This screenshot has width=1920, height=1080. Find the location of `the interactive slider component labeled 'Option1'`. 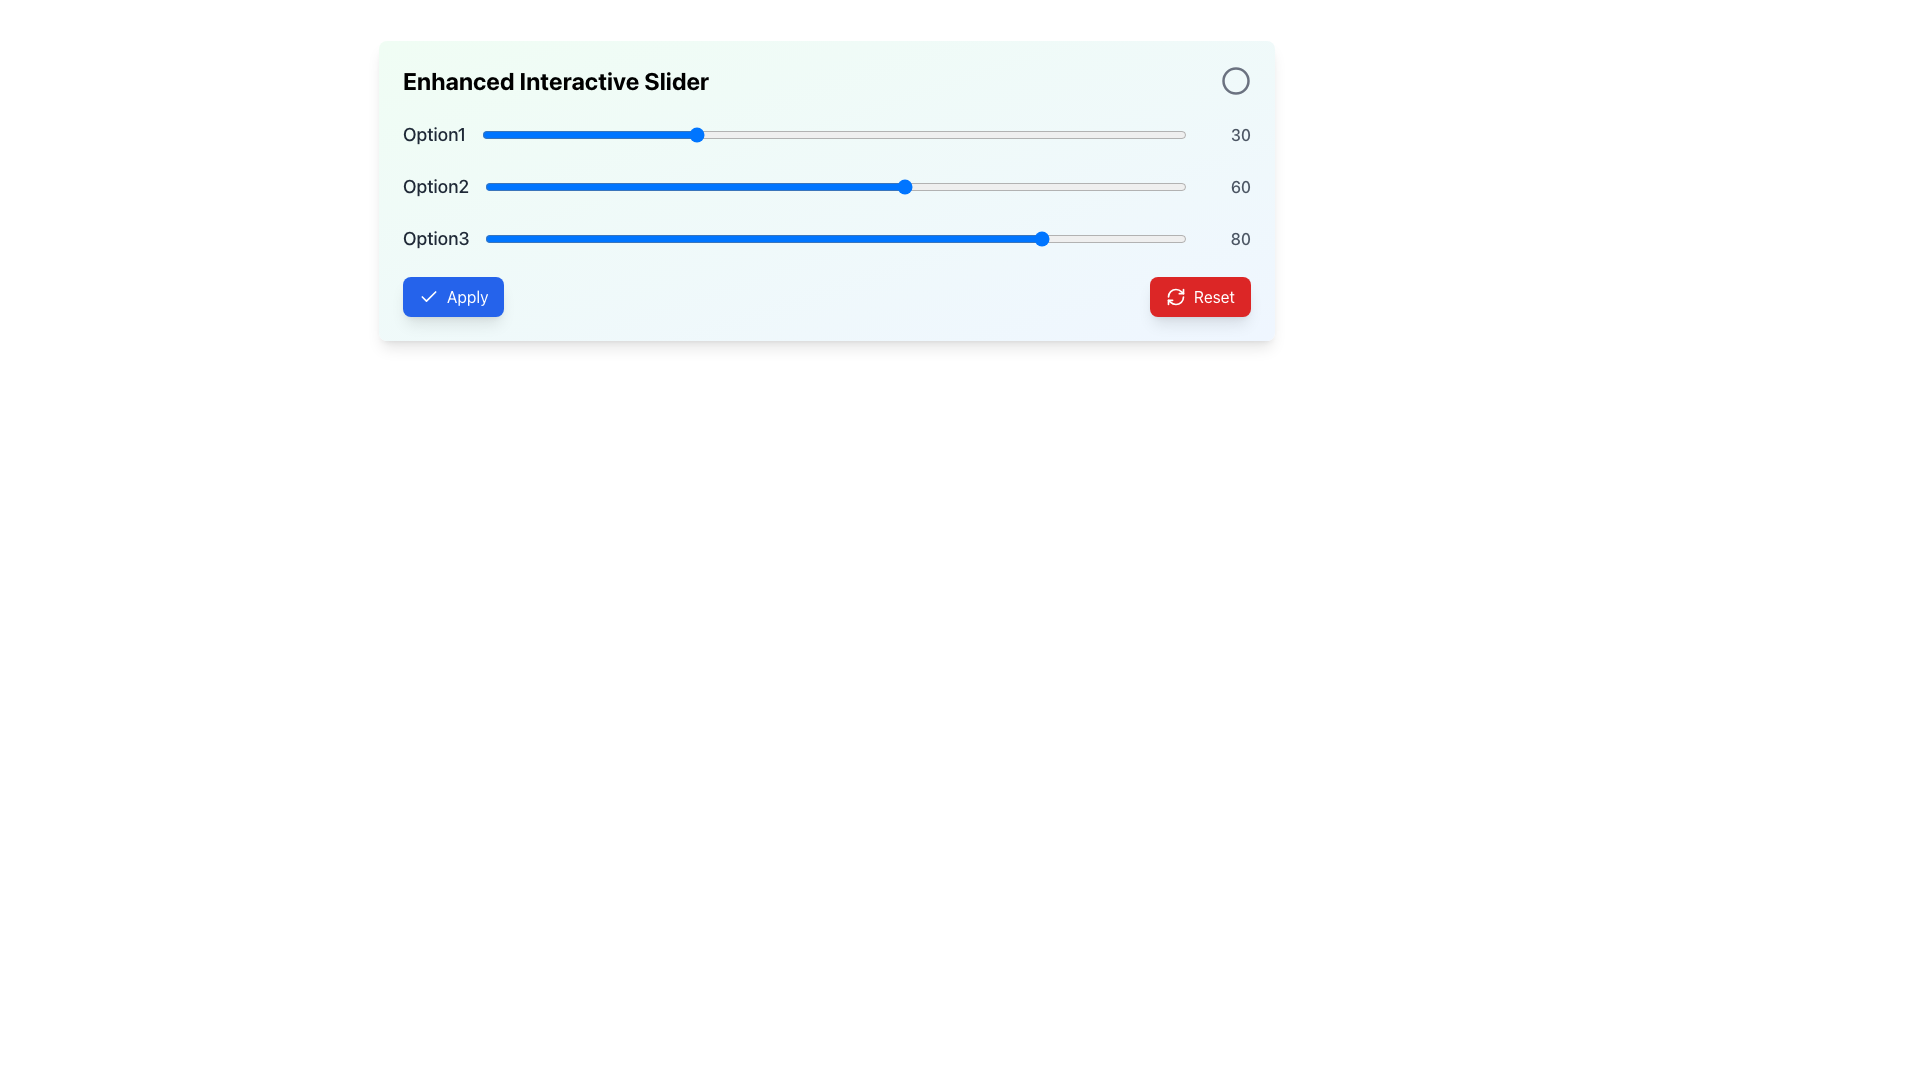

the interactive slider component labeled 'Option1' is located at coordinates (826, 135).